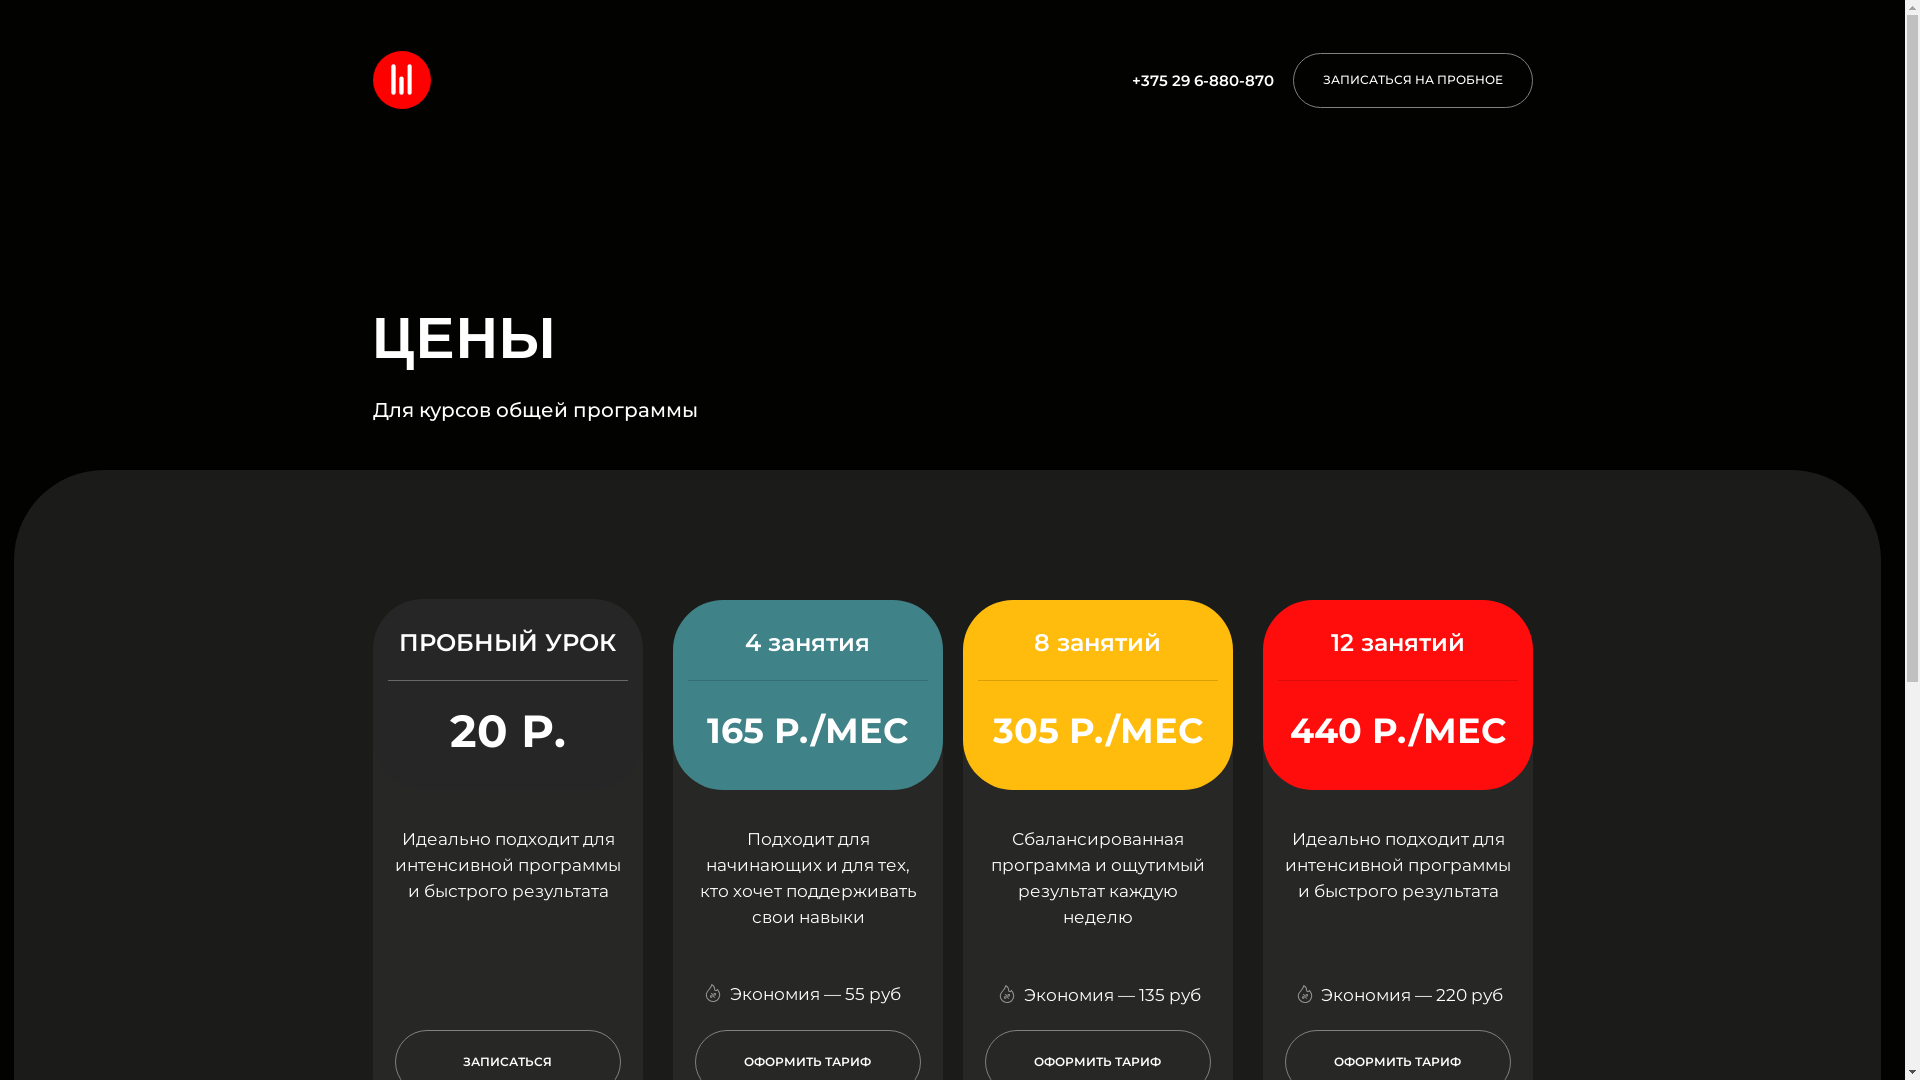  What do you see at coordinates (1202, 79) in the screenshot?
I see `'+375 29 6-880-870'` at bounding box center [1202, 79].